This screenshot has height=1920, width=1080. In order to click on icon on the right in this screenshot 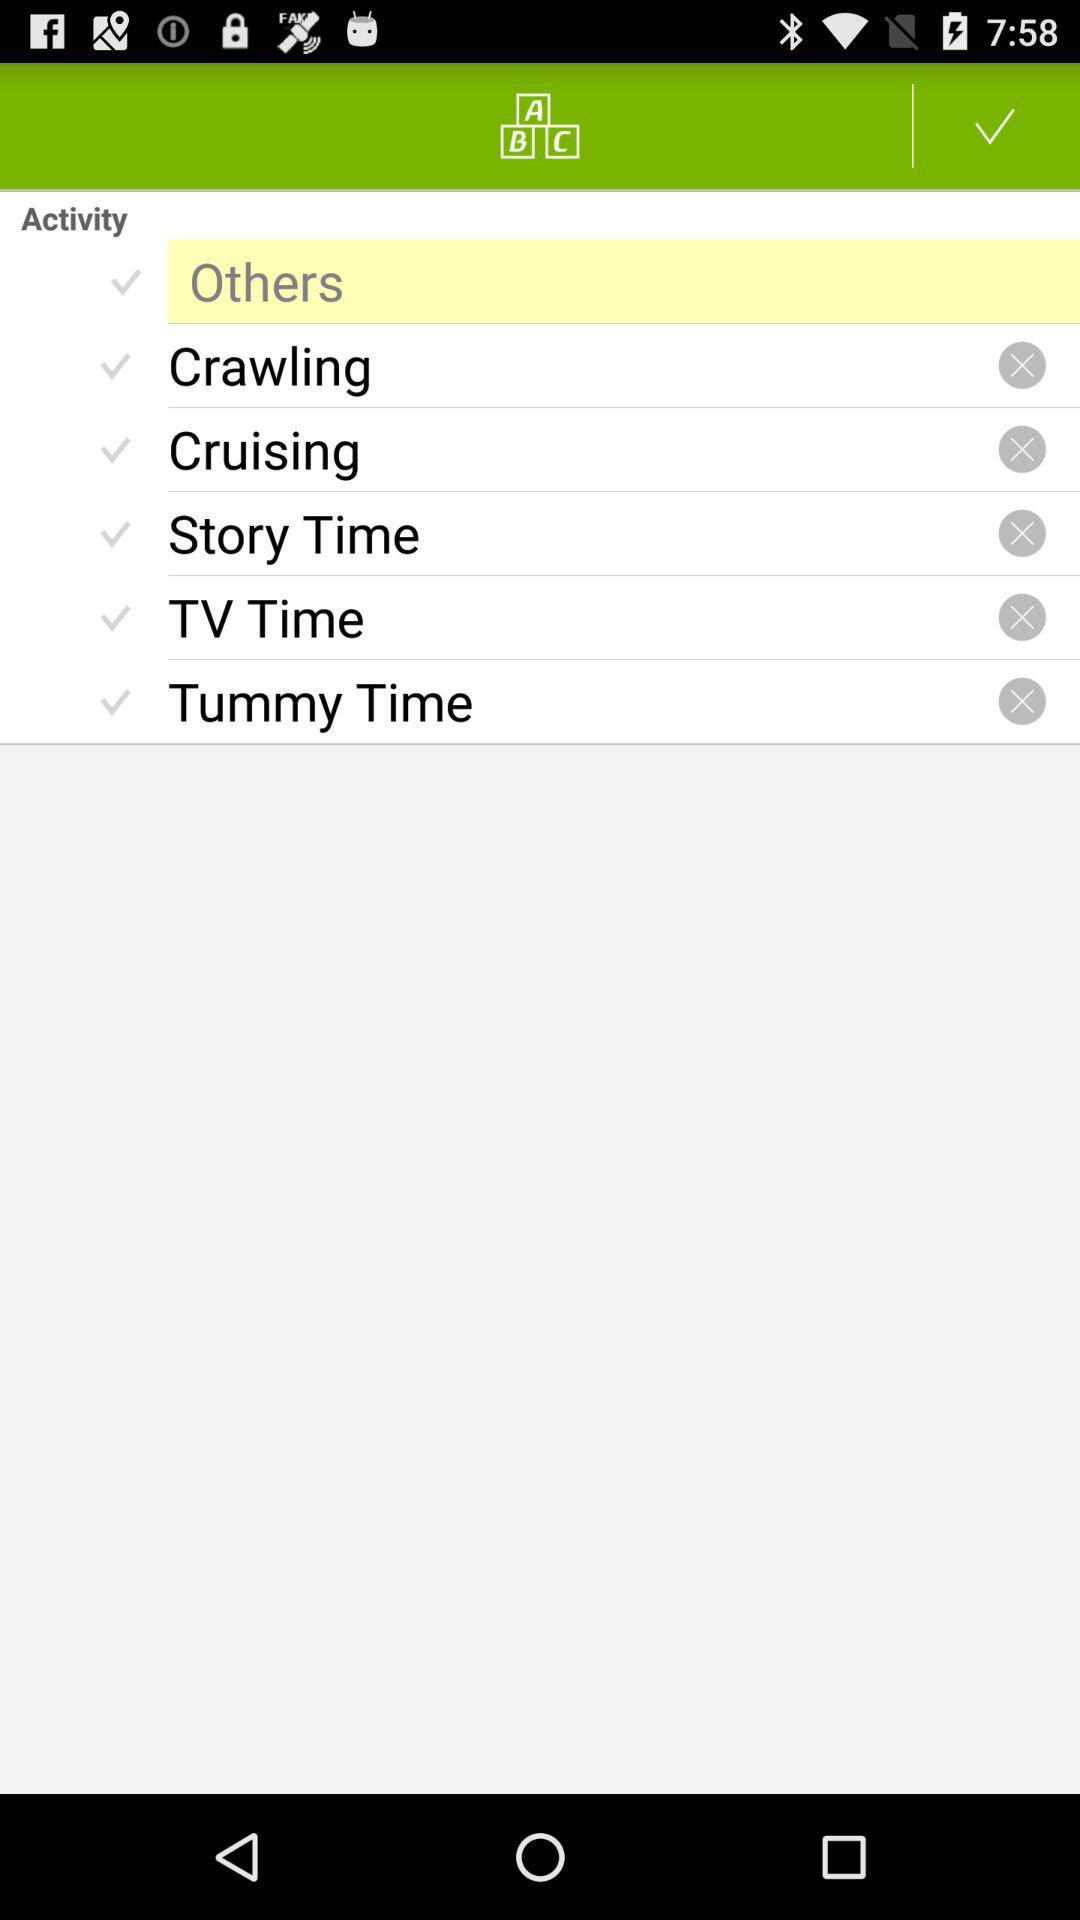, I will do `click(1022, 701)`.